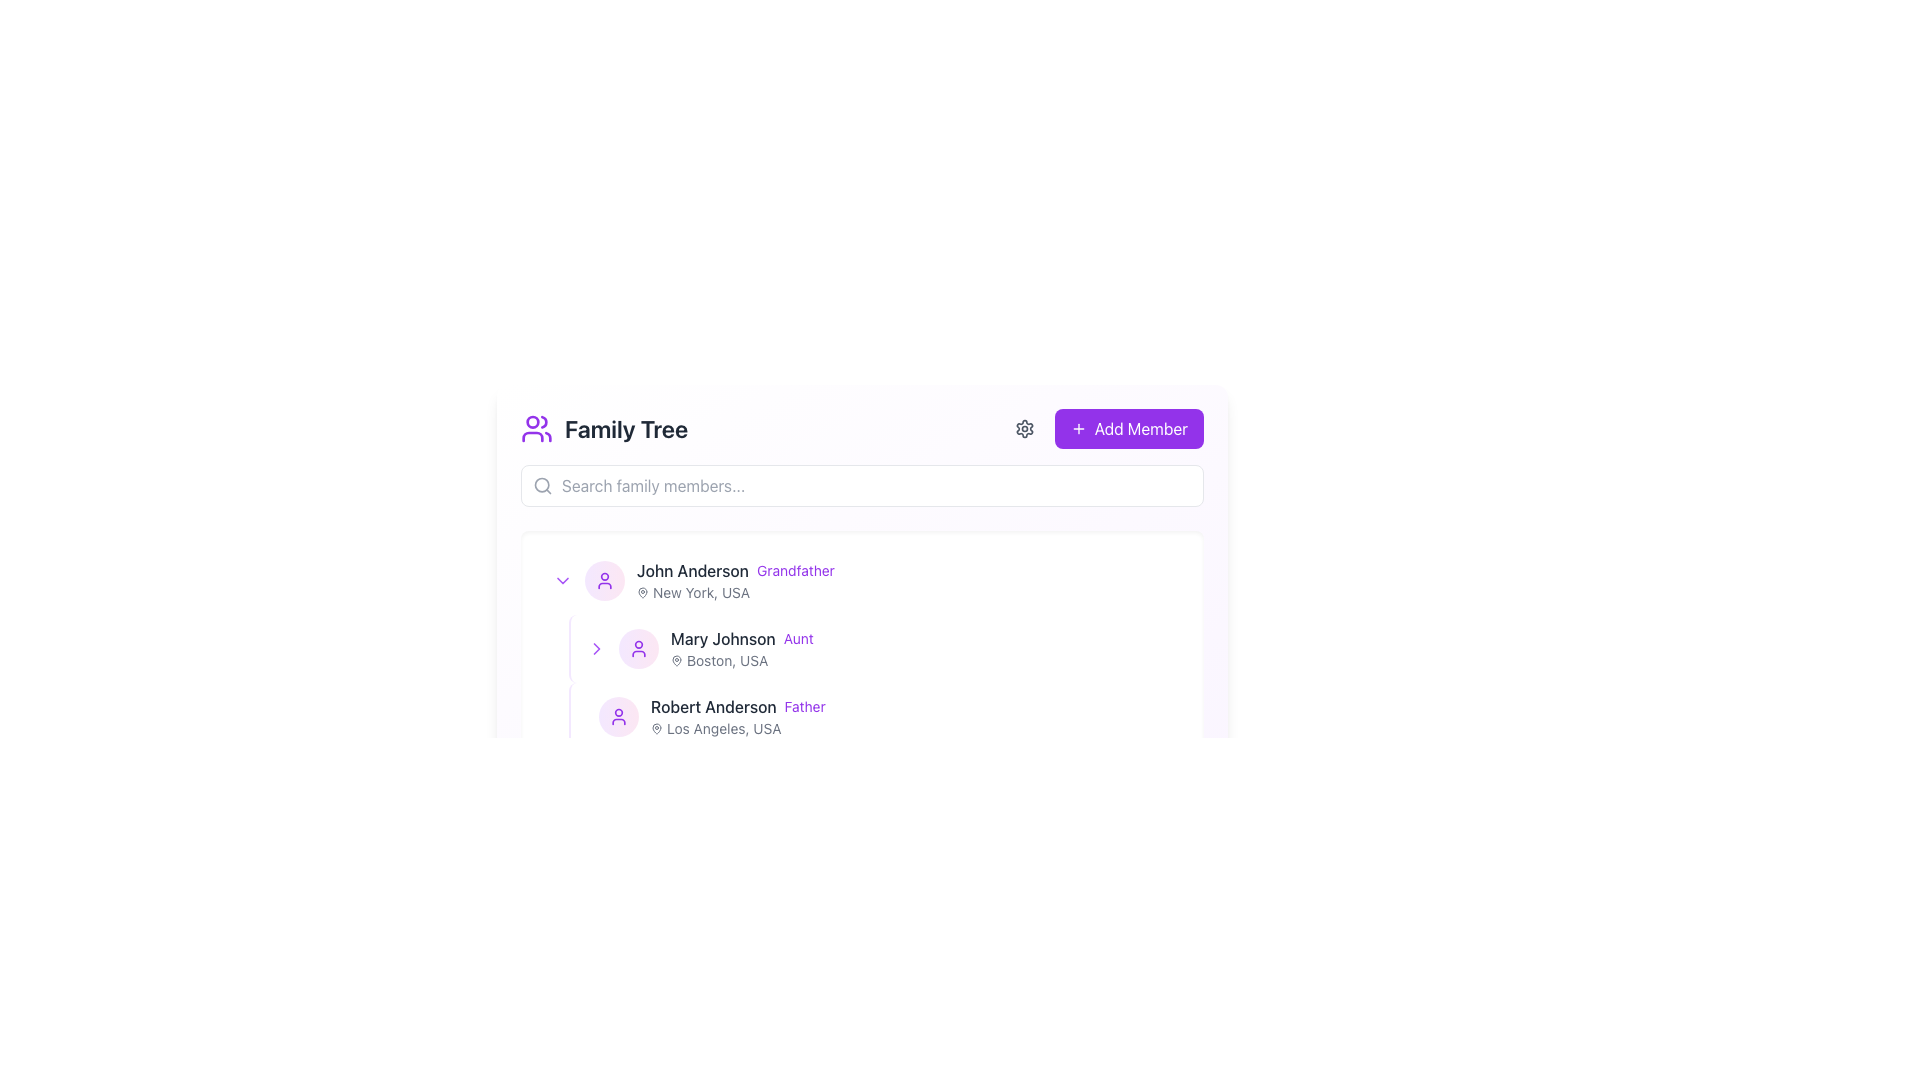  What do you see at coordinates (726, 660) in the screenshot?
I see `the Text label that provides location-related information about 'Mary Johnson', positioned directly below her name in the family tree interface` at bounding box center [726, 660].